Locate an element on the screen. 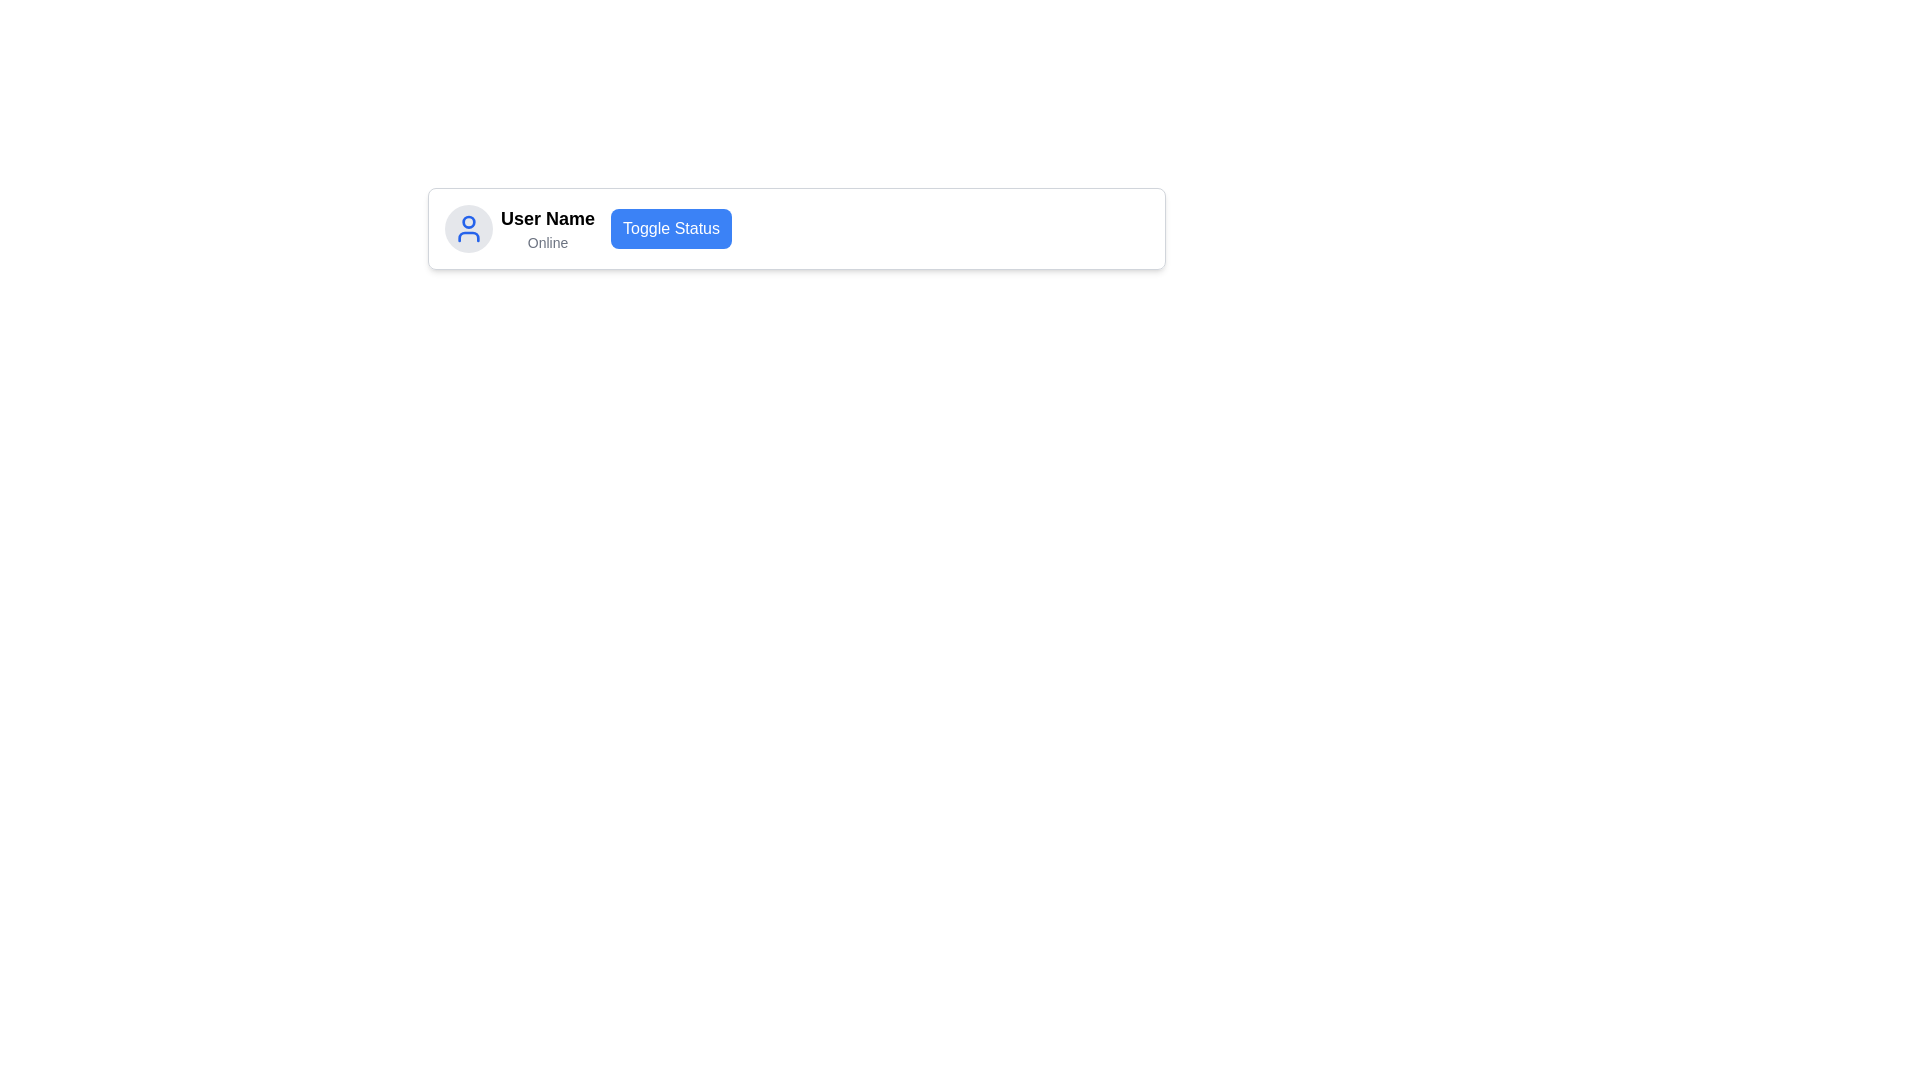 This screenshot has height=1080, width=1920. the Text label that displays the status of the related user, located directly below the 'User Name' label and to the left of the 'Toggle Status' button is located at coordinates (547, 242).